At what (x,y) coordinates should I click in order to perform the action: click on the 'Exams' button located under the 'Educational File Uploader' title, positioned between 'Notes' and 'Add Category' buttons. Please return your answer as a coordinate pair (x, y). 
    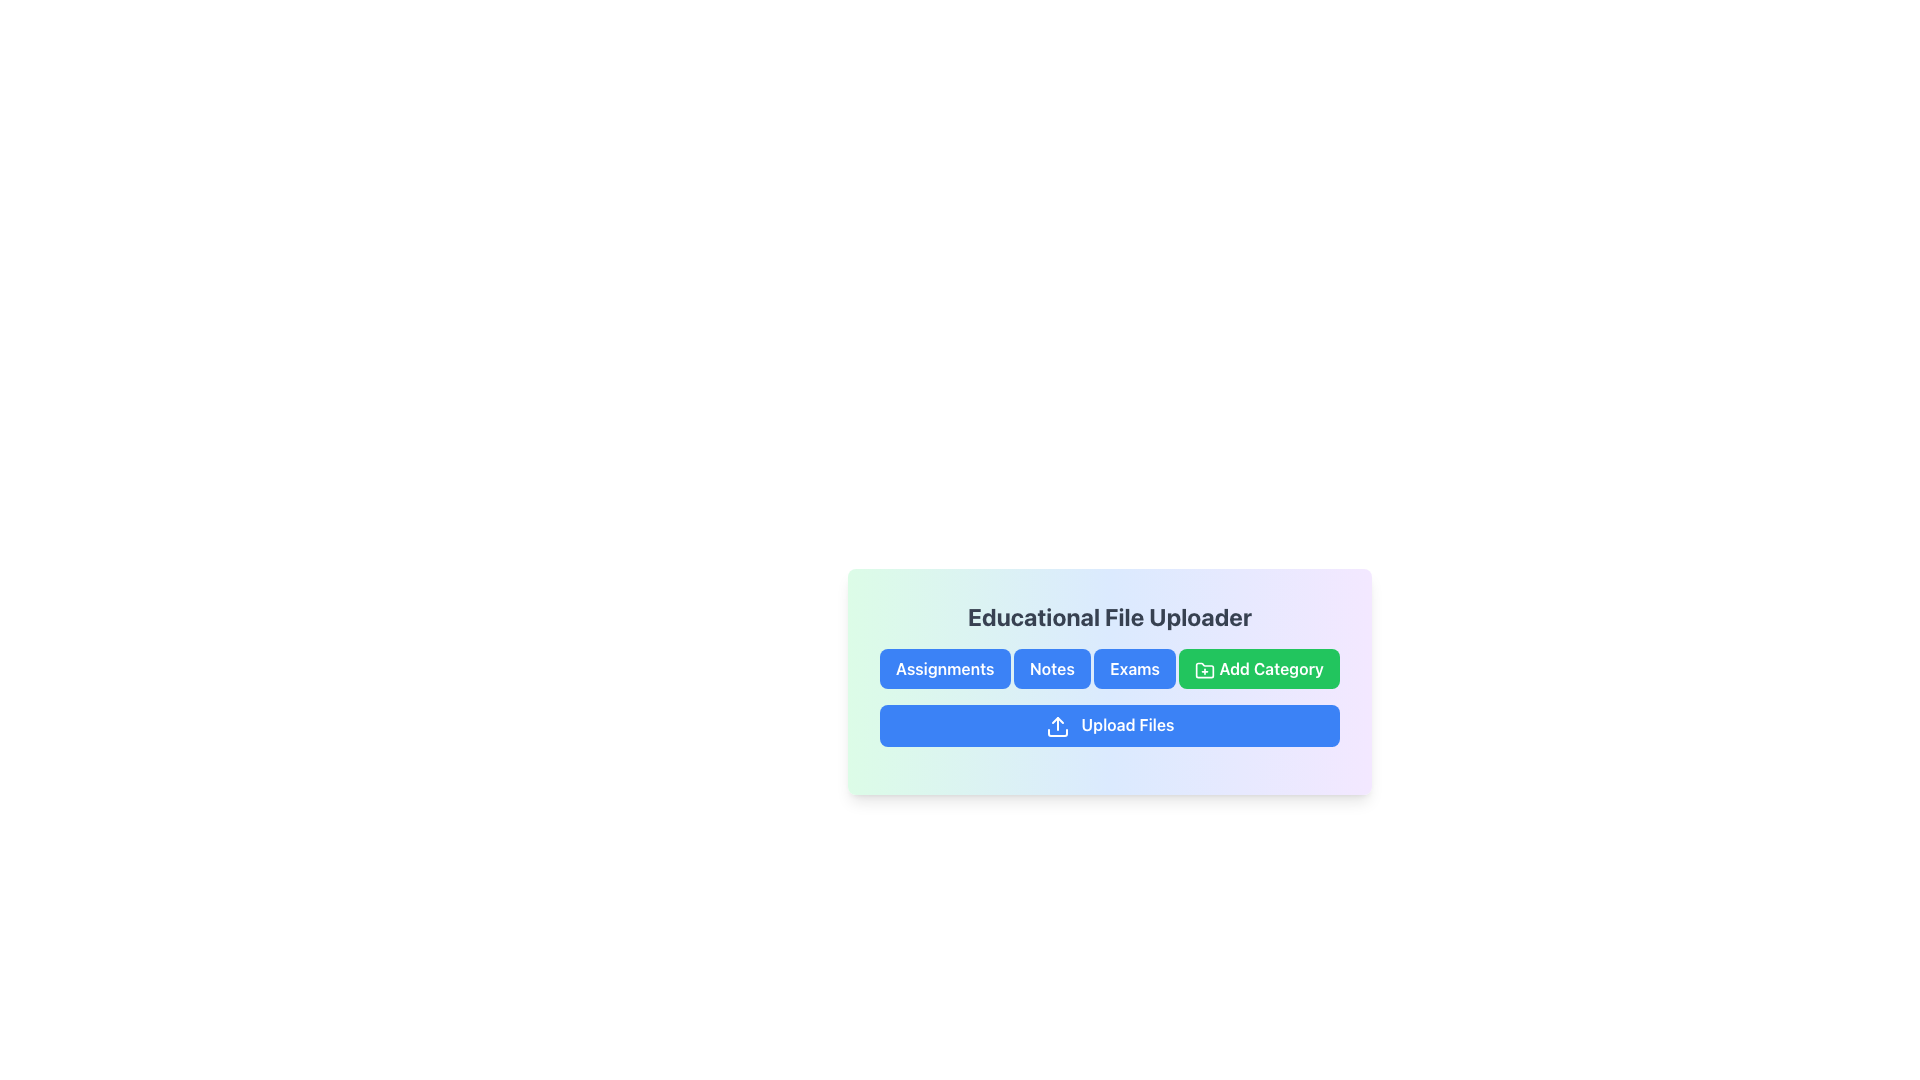
    Looking at the image, I should click on (1108, 668).